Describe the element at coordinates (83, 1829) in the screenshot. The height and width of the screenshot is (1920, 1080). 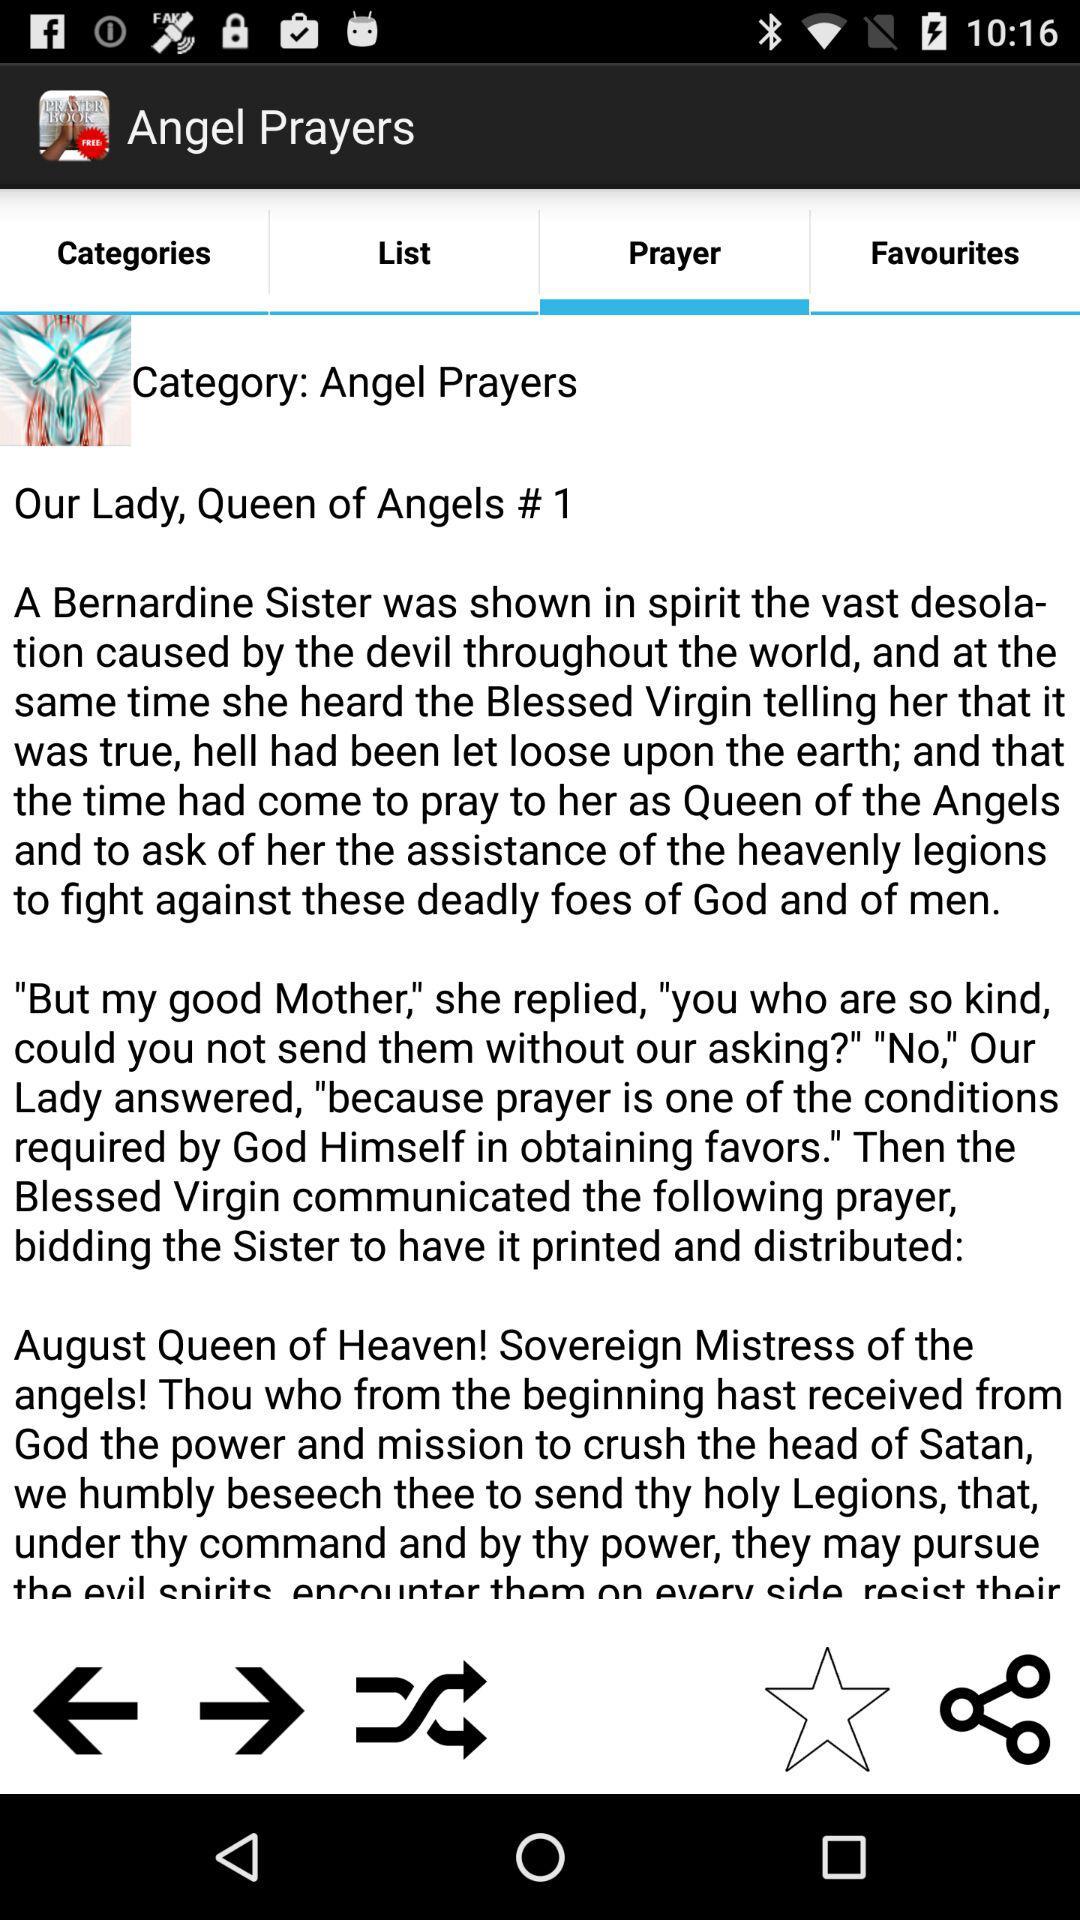
I see `the arrow_backward icon` at that location.